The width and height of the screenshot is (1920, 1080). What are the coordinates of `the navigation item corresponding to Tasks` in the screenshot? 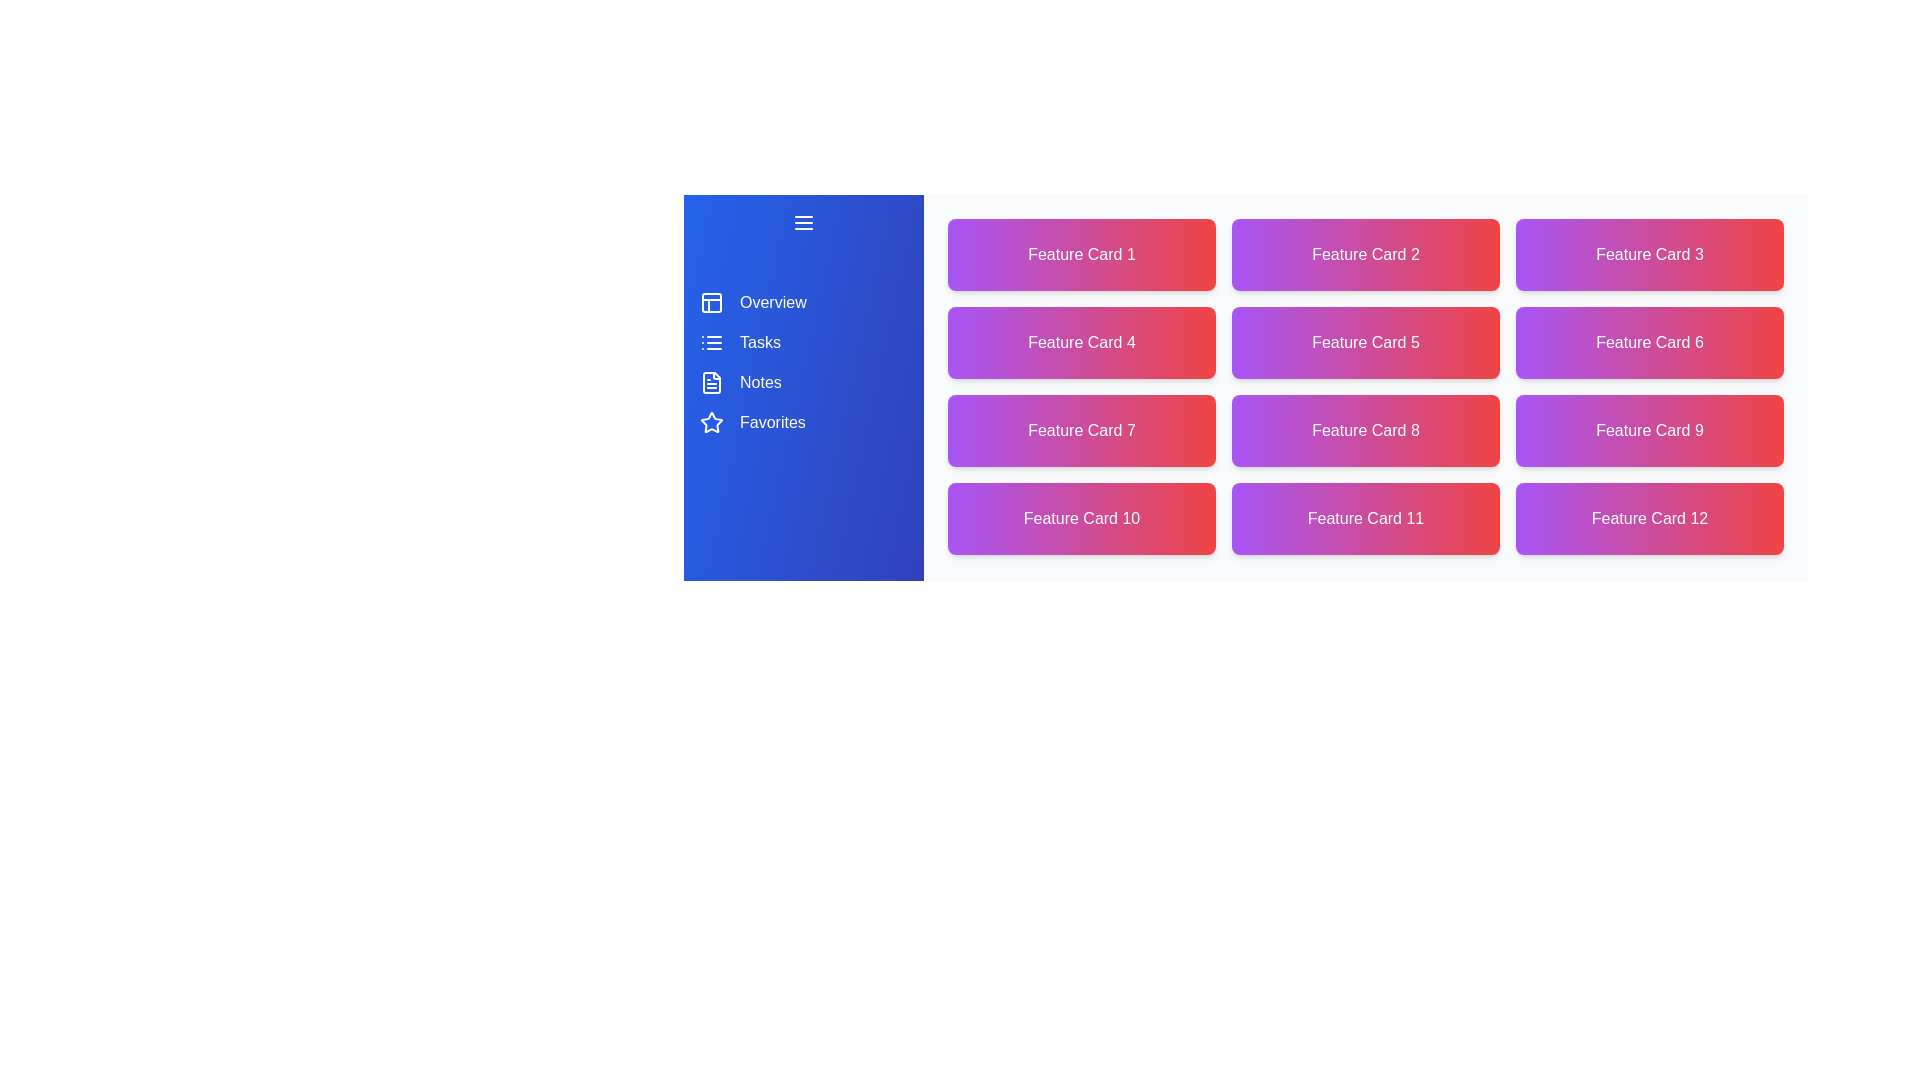 It's located at (804, 342).